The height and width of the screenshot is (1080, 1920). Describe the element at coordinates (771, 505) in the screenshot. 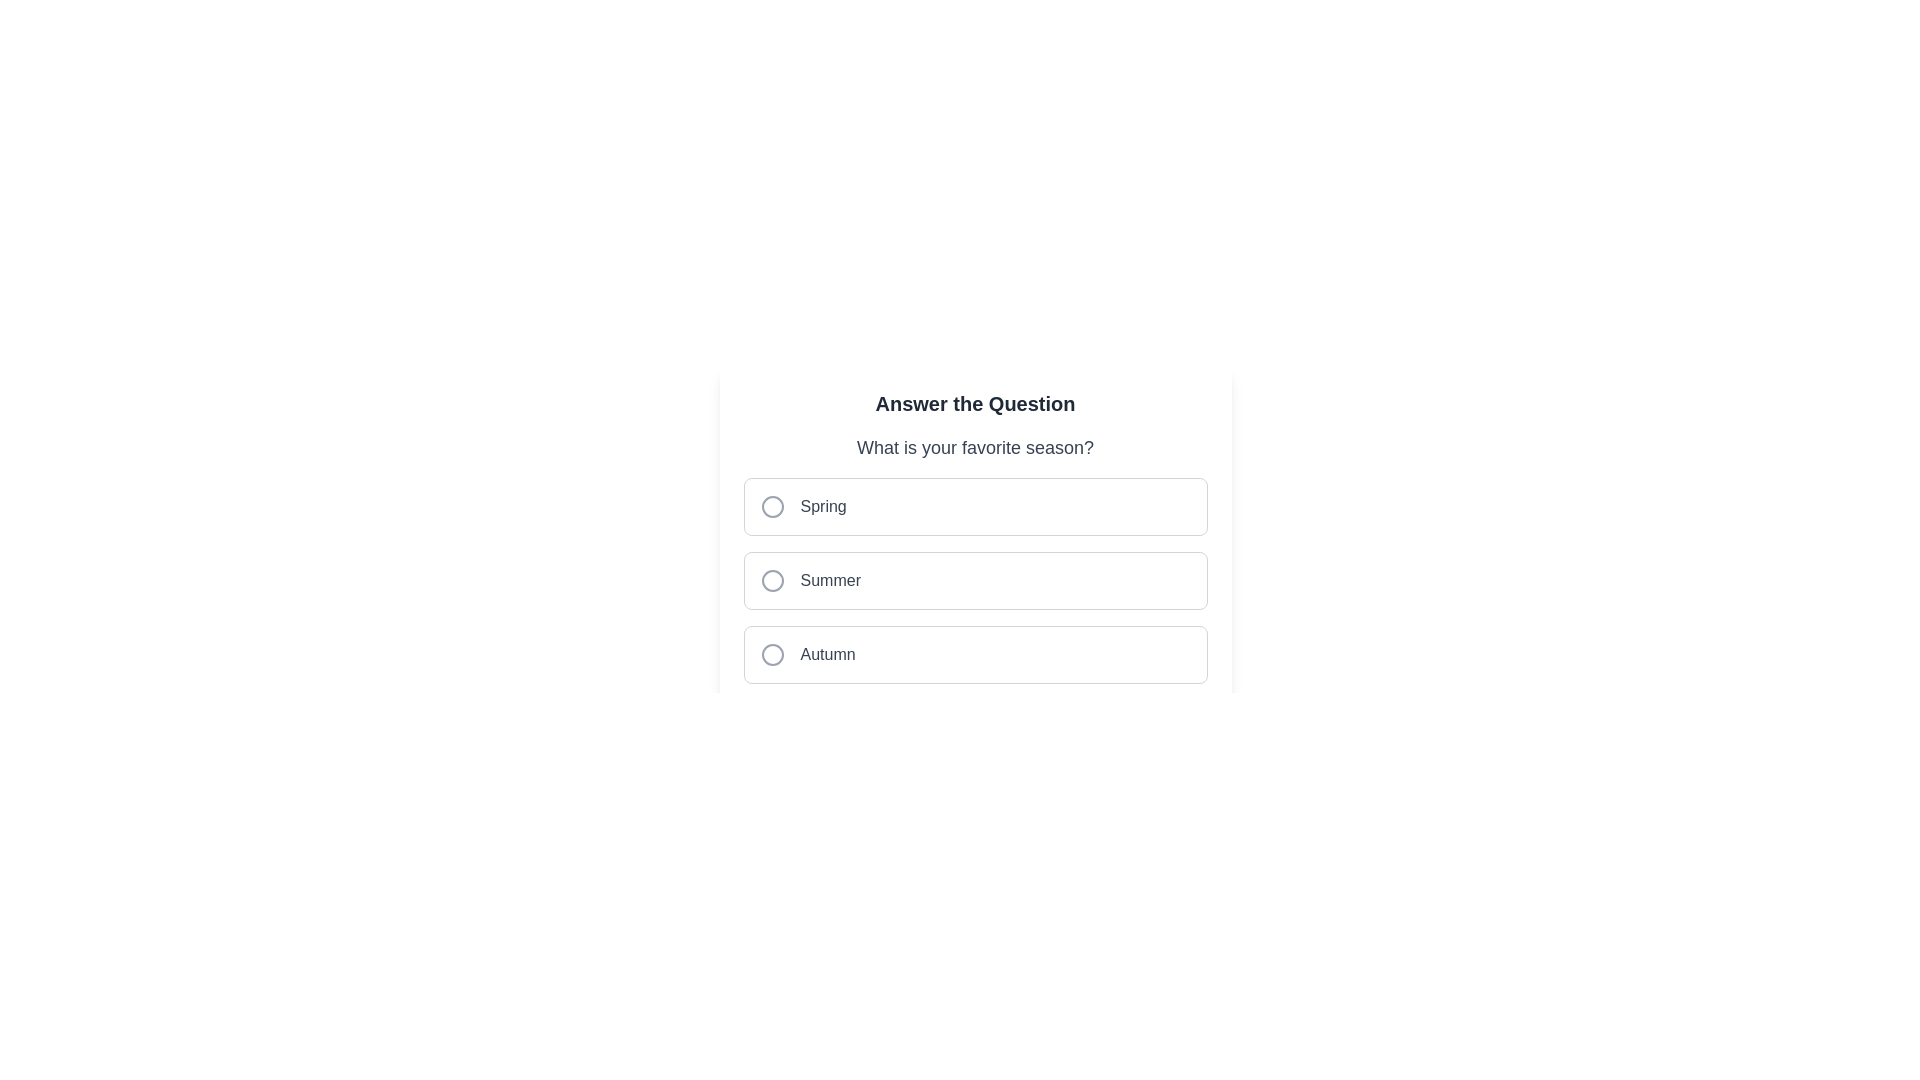

I see `the first radio button within the 'Spring' section` at that location.